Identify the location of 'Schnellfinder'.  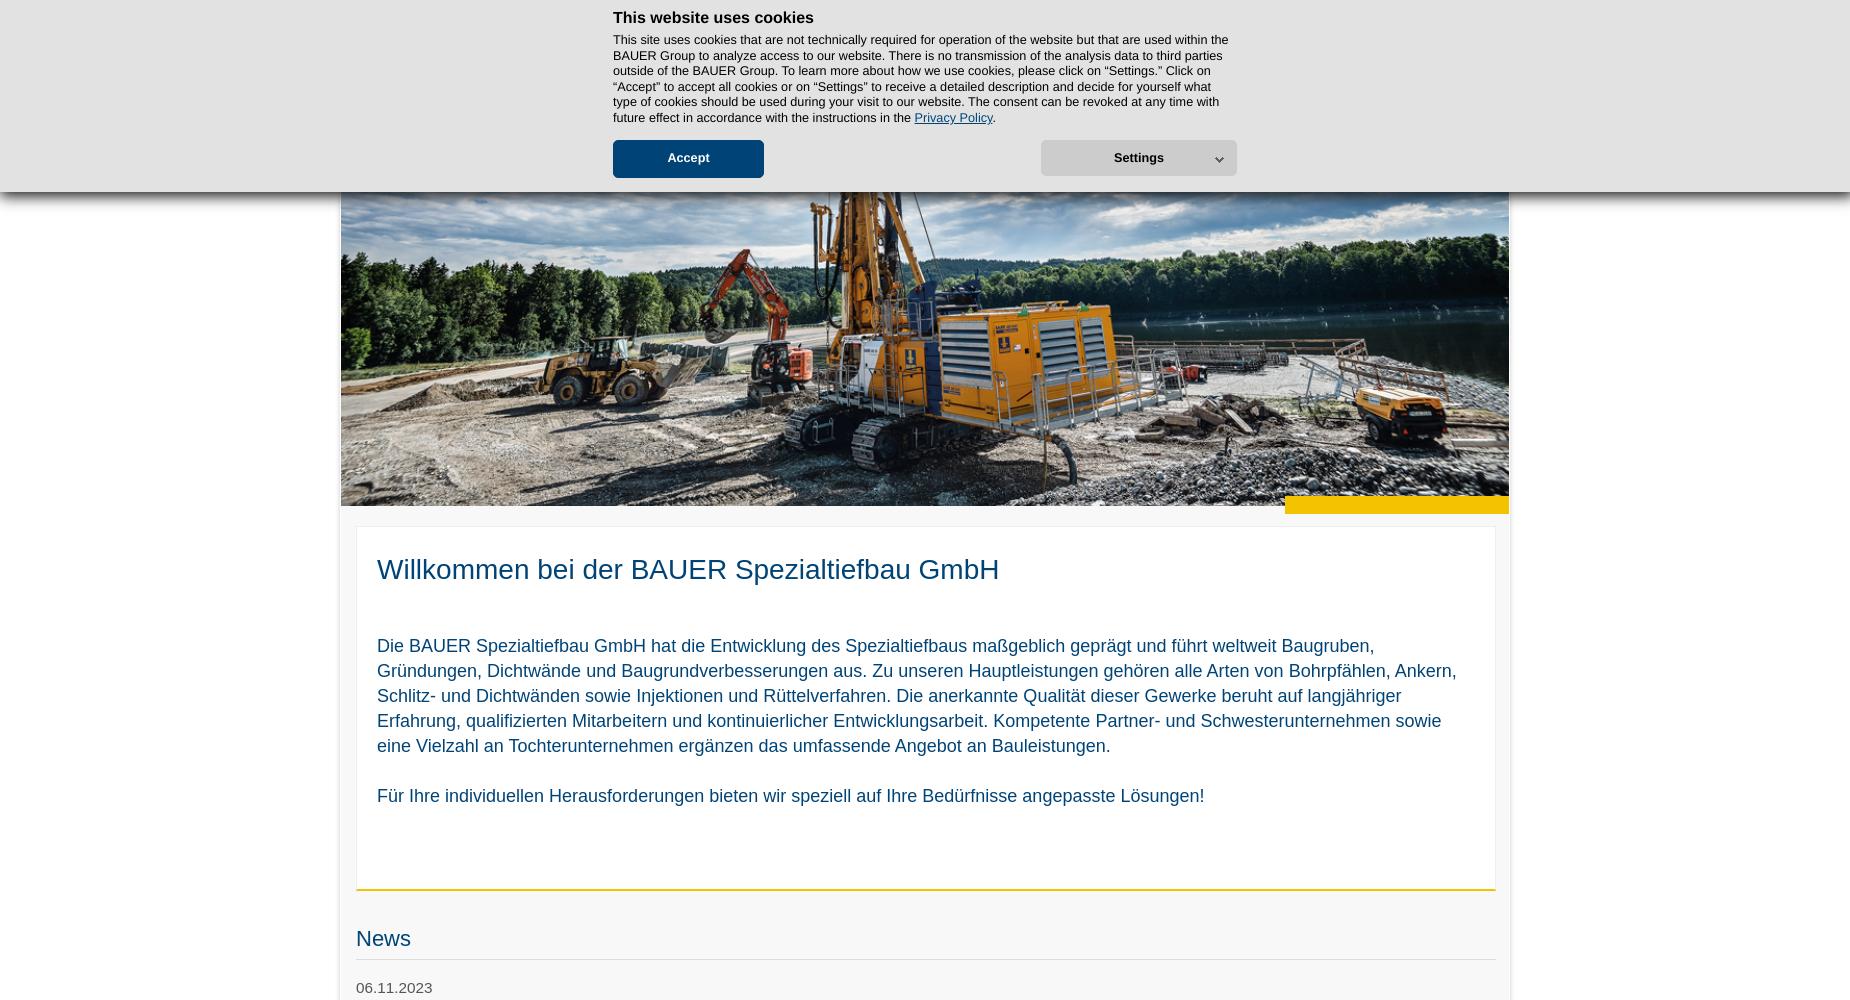
(1458, 17).